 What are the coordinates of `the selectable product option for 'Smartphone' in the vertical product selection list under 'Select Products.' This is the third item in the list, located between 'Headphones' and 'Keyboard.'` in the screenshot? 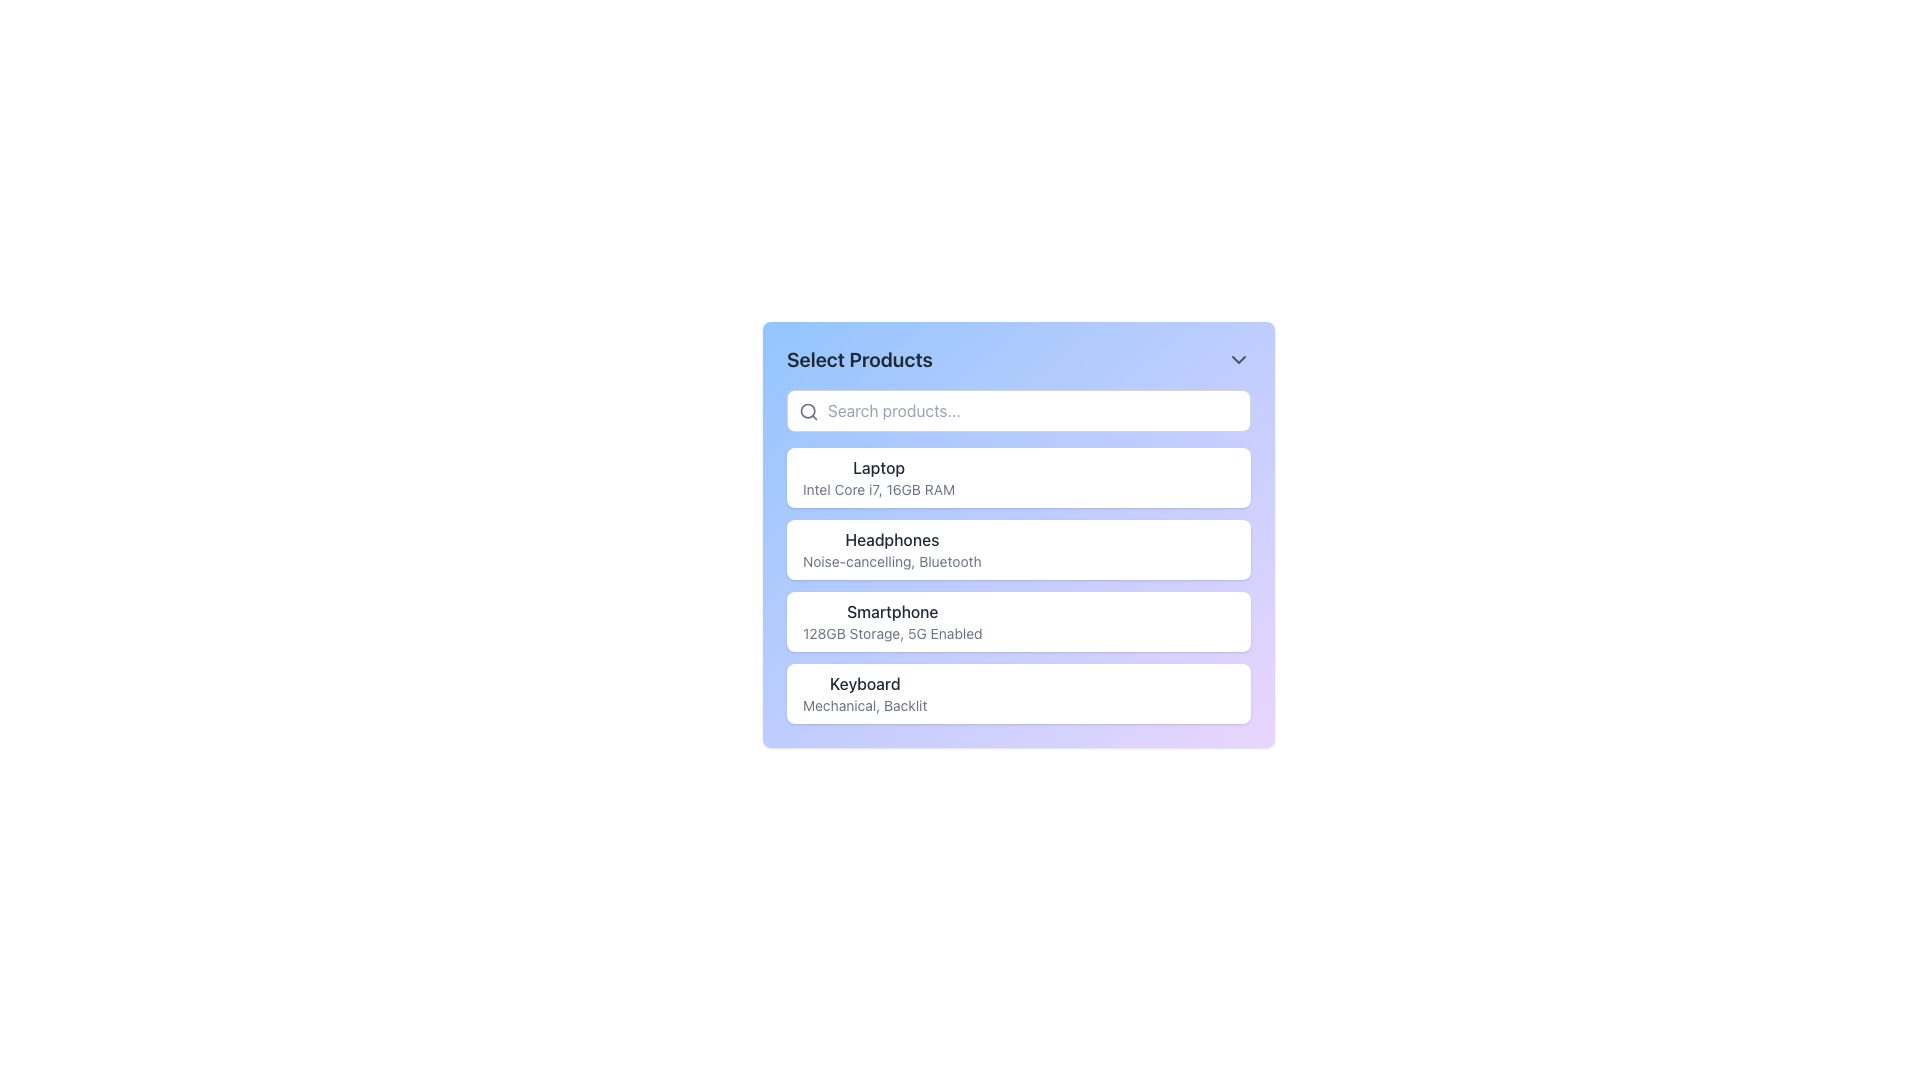 It's located at (891, 620).